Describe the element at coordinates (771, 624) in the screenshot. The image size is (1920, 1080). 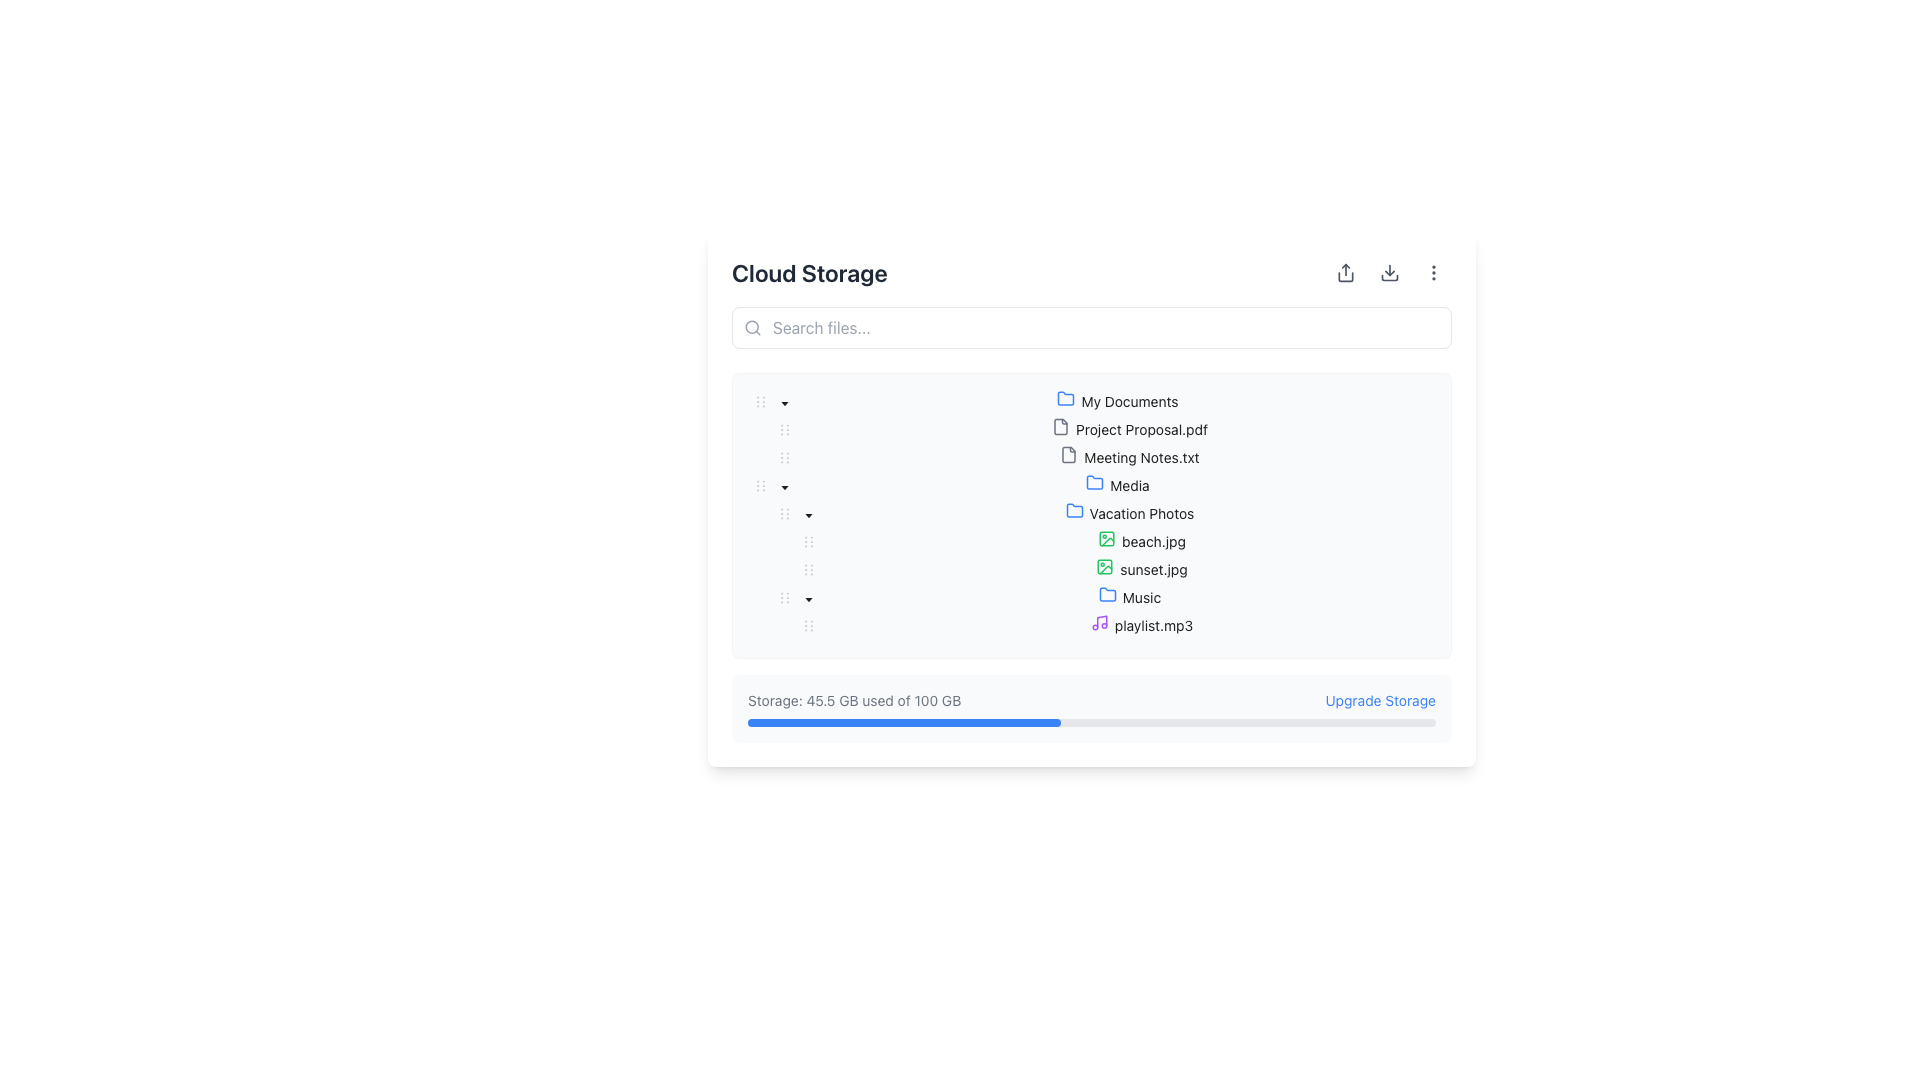
I see `the Indent marker, which visually indicates the nested level of the 'playlist.mp3' tree item in the Music folder, located at the leftmost position` at that location.